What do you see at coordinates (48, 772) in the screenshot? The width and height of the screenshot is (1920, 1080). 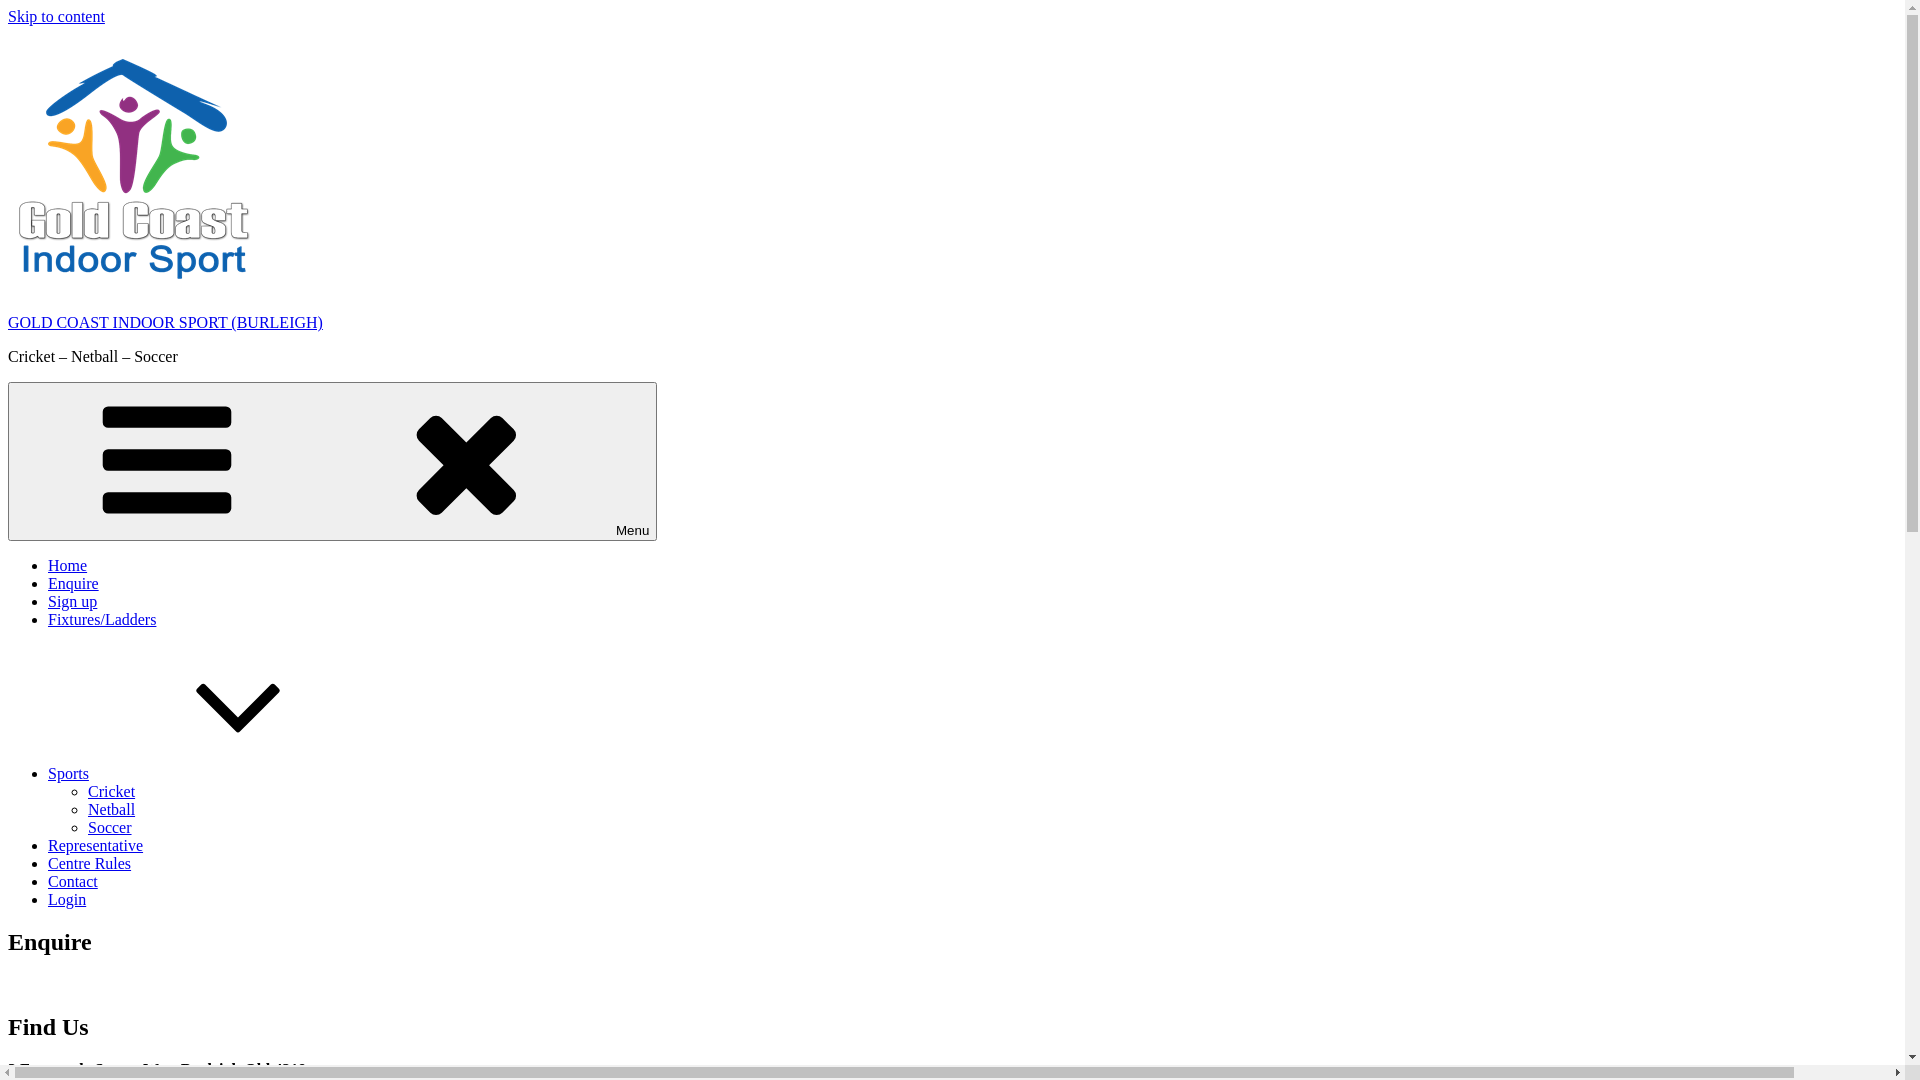 I see `'Sports'` at bounding box center [48, 772].